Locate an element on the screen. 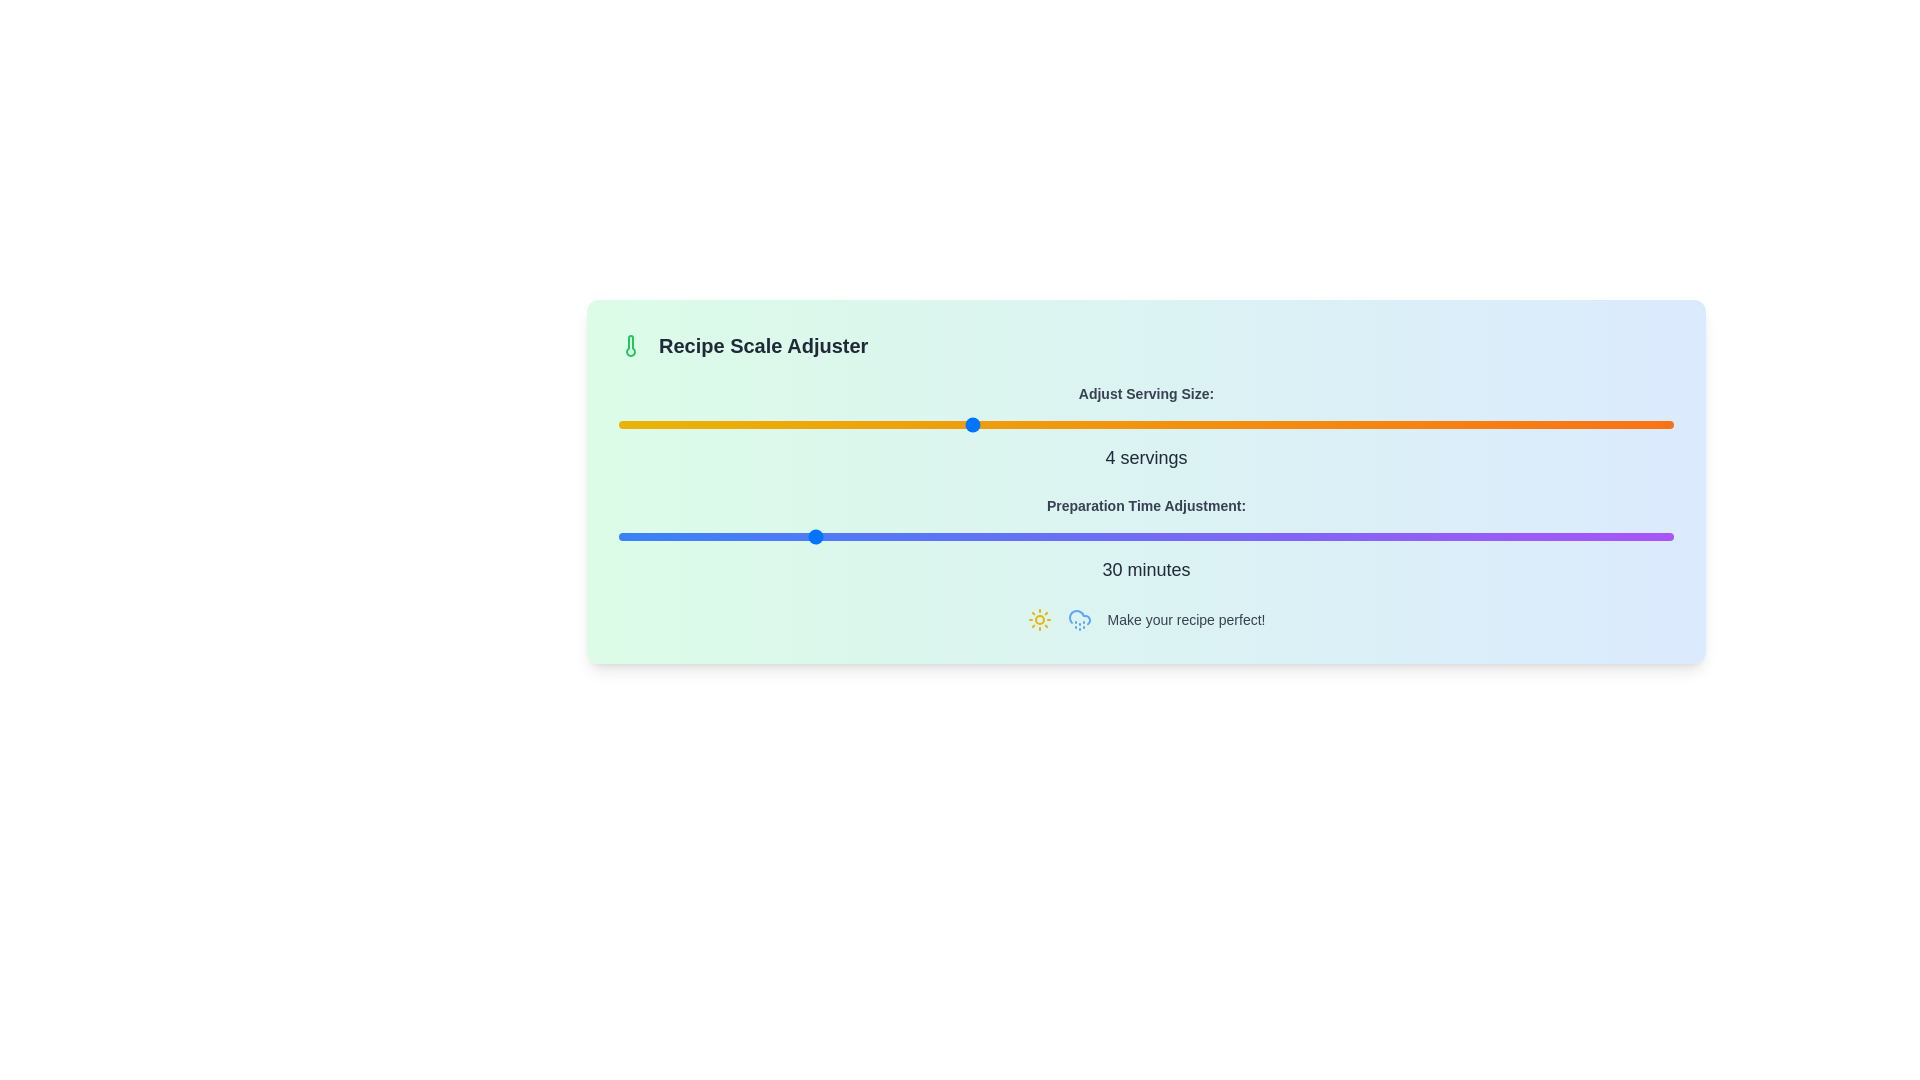 The height and width of the screenshot is (1080, 1920). preparation time adjustment is located at coordinates (1443, 535).